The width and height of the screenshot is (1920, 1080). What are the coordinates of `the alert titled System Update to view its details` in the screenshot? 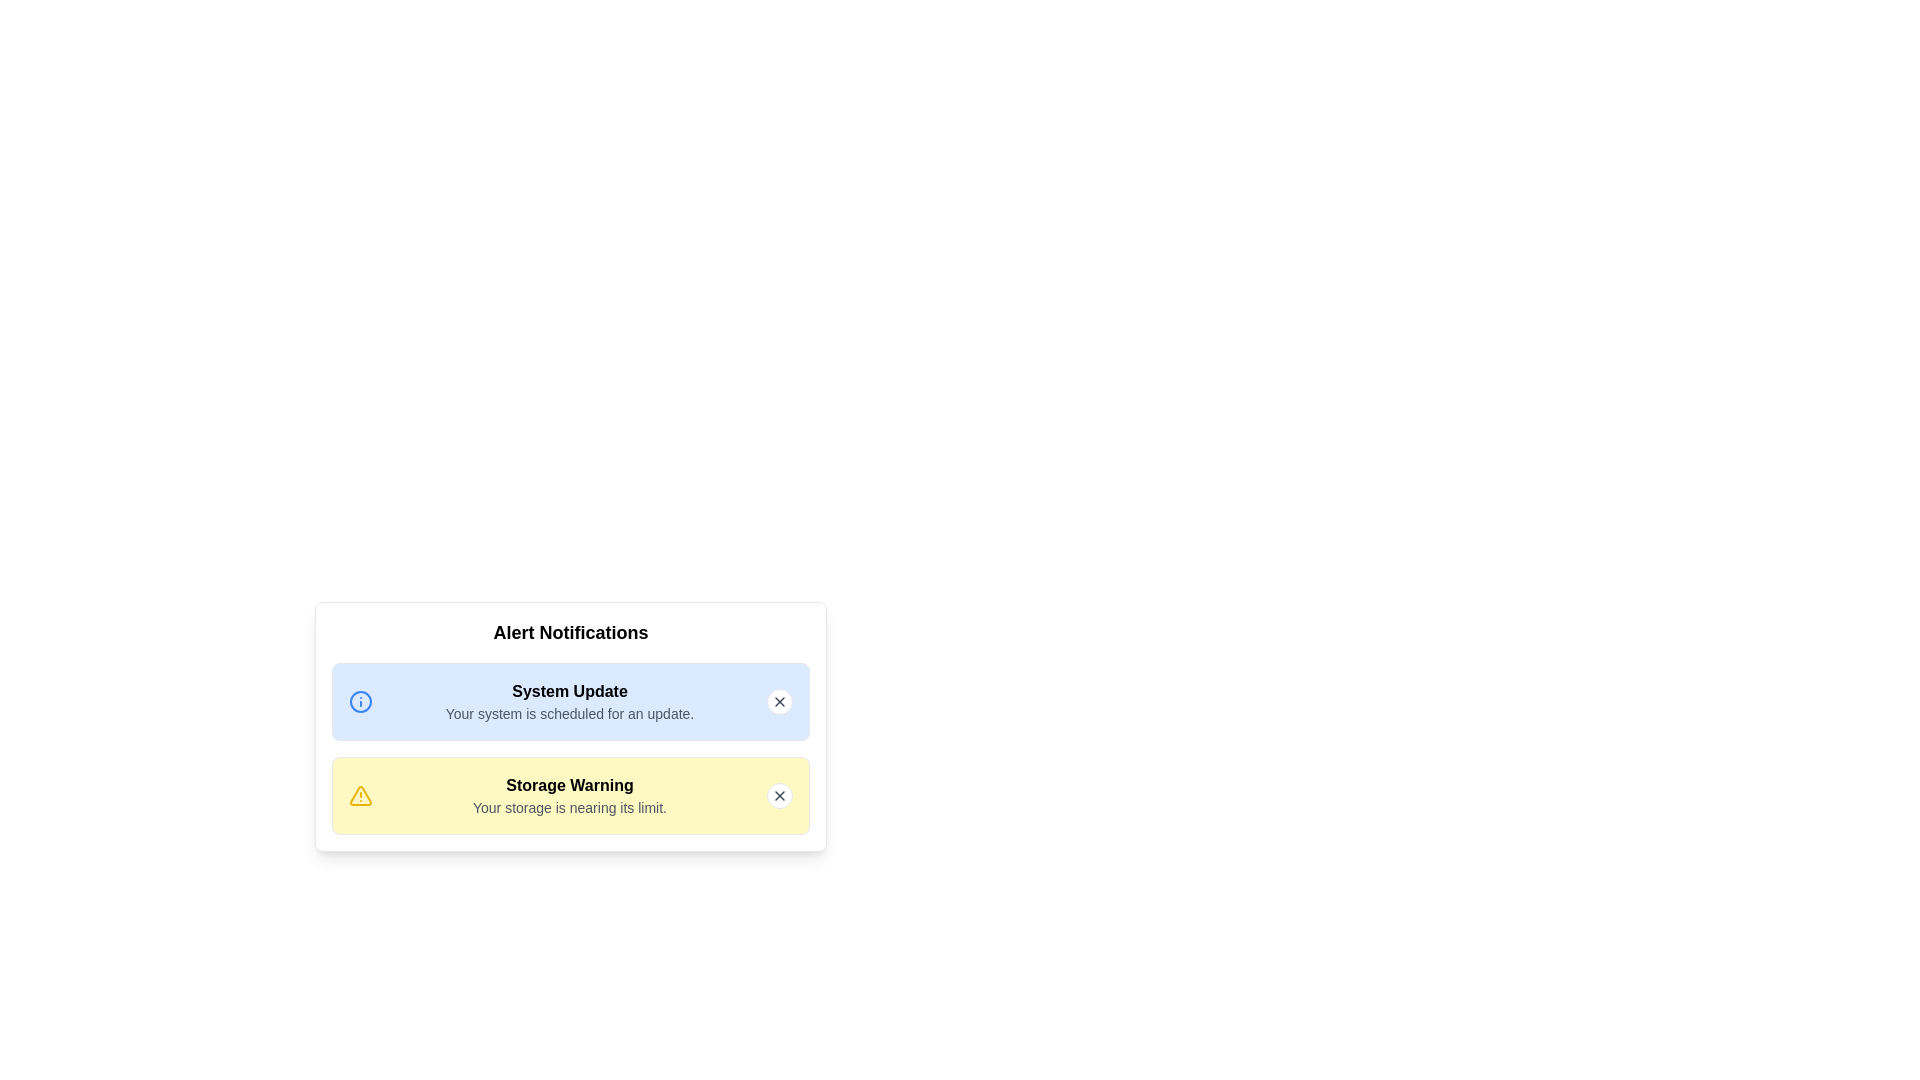 It's located at (569, 690).